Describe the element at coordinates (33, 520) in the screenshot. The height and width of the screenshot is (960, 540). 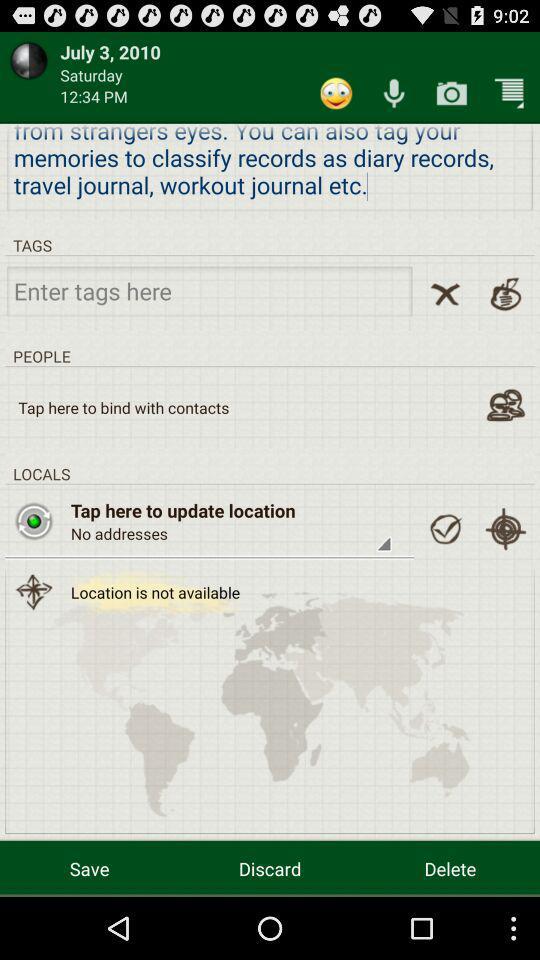
I see `updates location` at that location.